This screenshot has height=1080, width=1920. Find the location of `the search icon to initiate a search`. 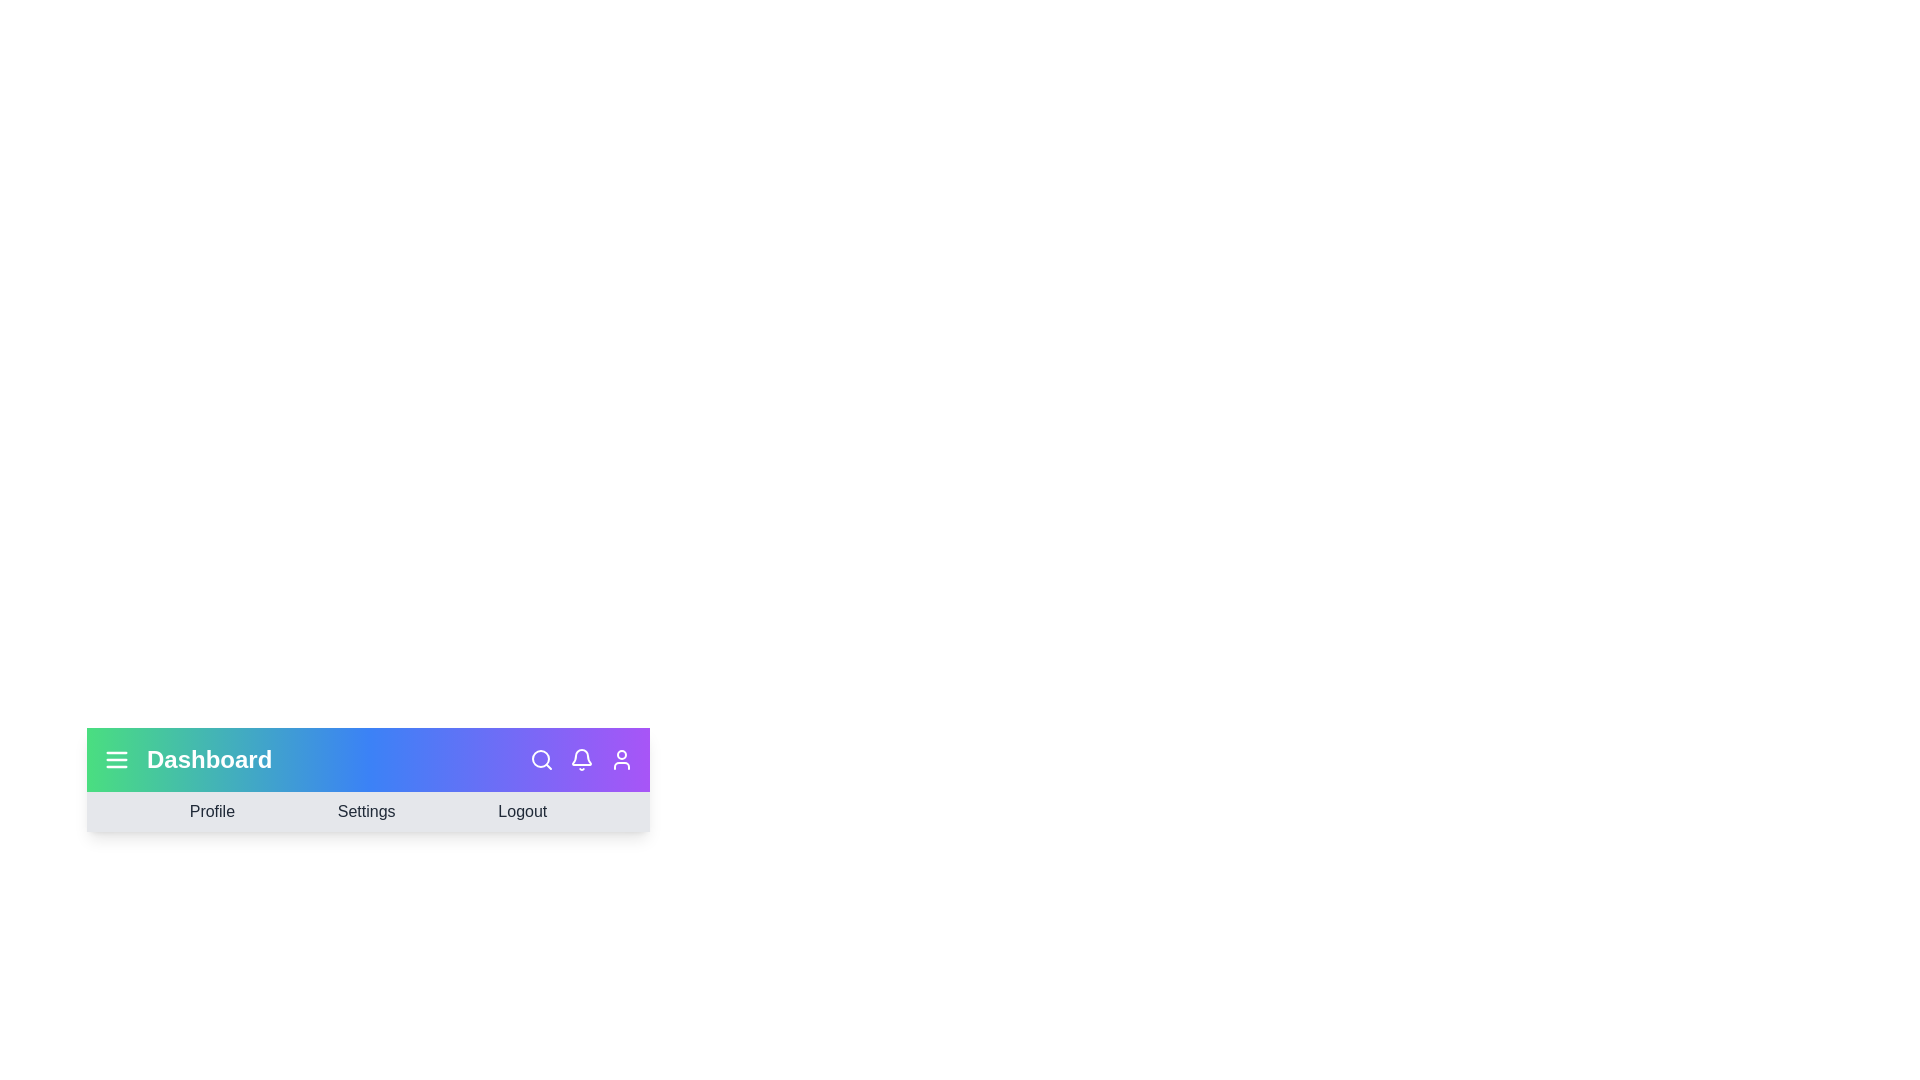

the search icon to initiate a search is located at coordinates (542, 759).